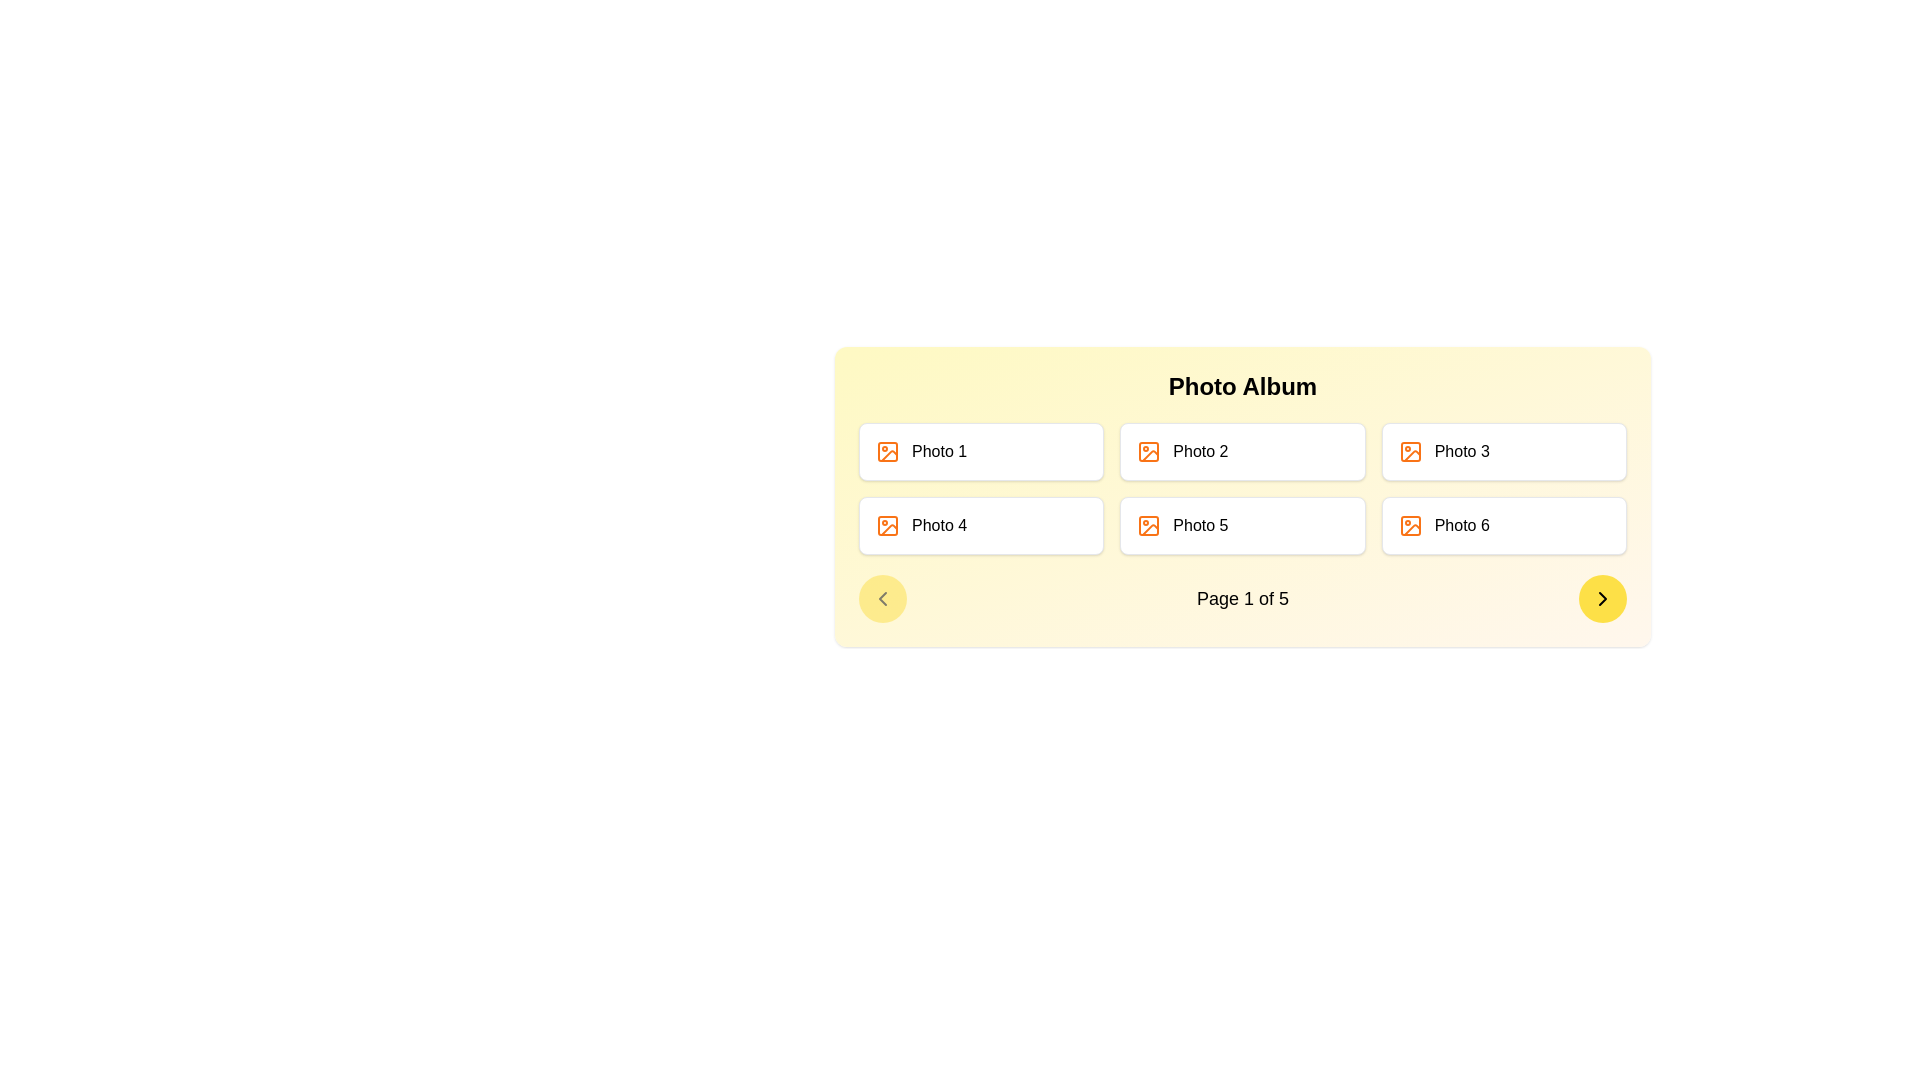  Describe the element at coordinates (1149, 451) in the screenshot. I see `small square with rounded corners styled in orange, located within the image placeholder of the photo album application` at that location.